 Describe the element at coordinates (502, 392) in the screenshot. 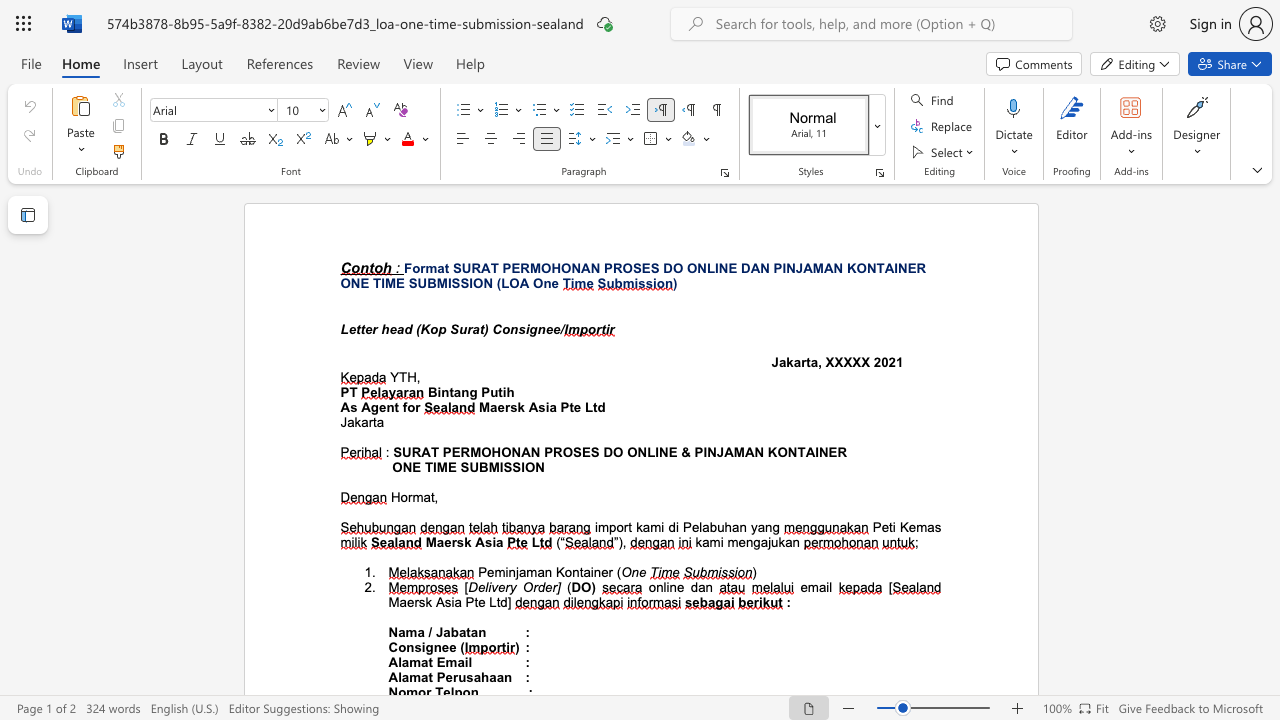

I see `the space between the continuous character "t" and "i" in the text` at that location.